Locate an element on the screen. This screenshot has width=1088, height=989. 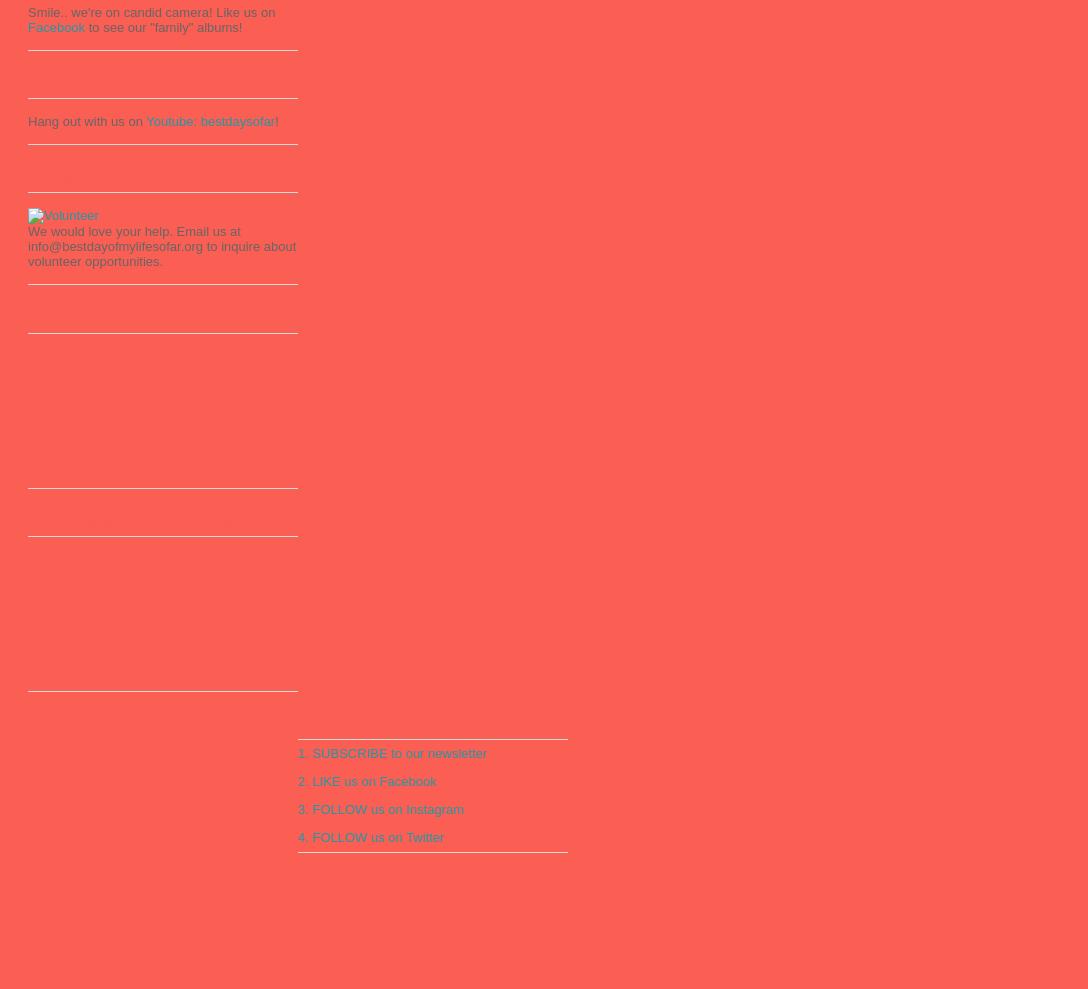
'Videos' is located at coordinates (47, 84).